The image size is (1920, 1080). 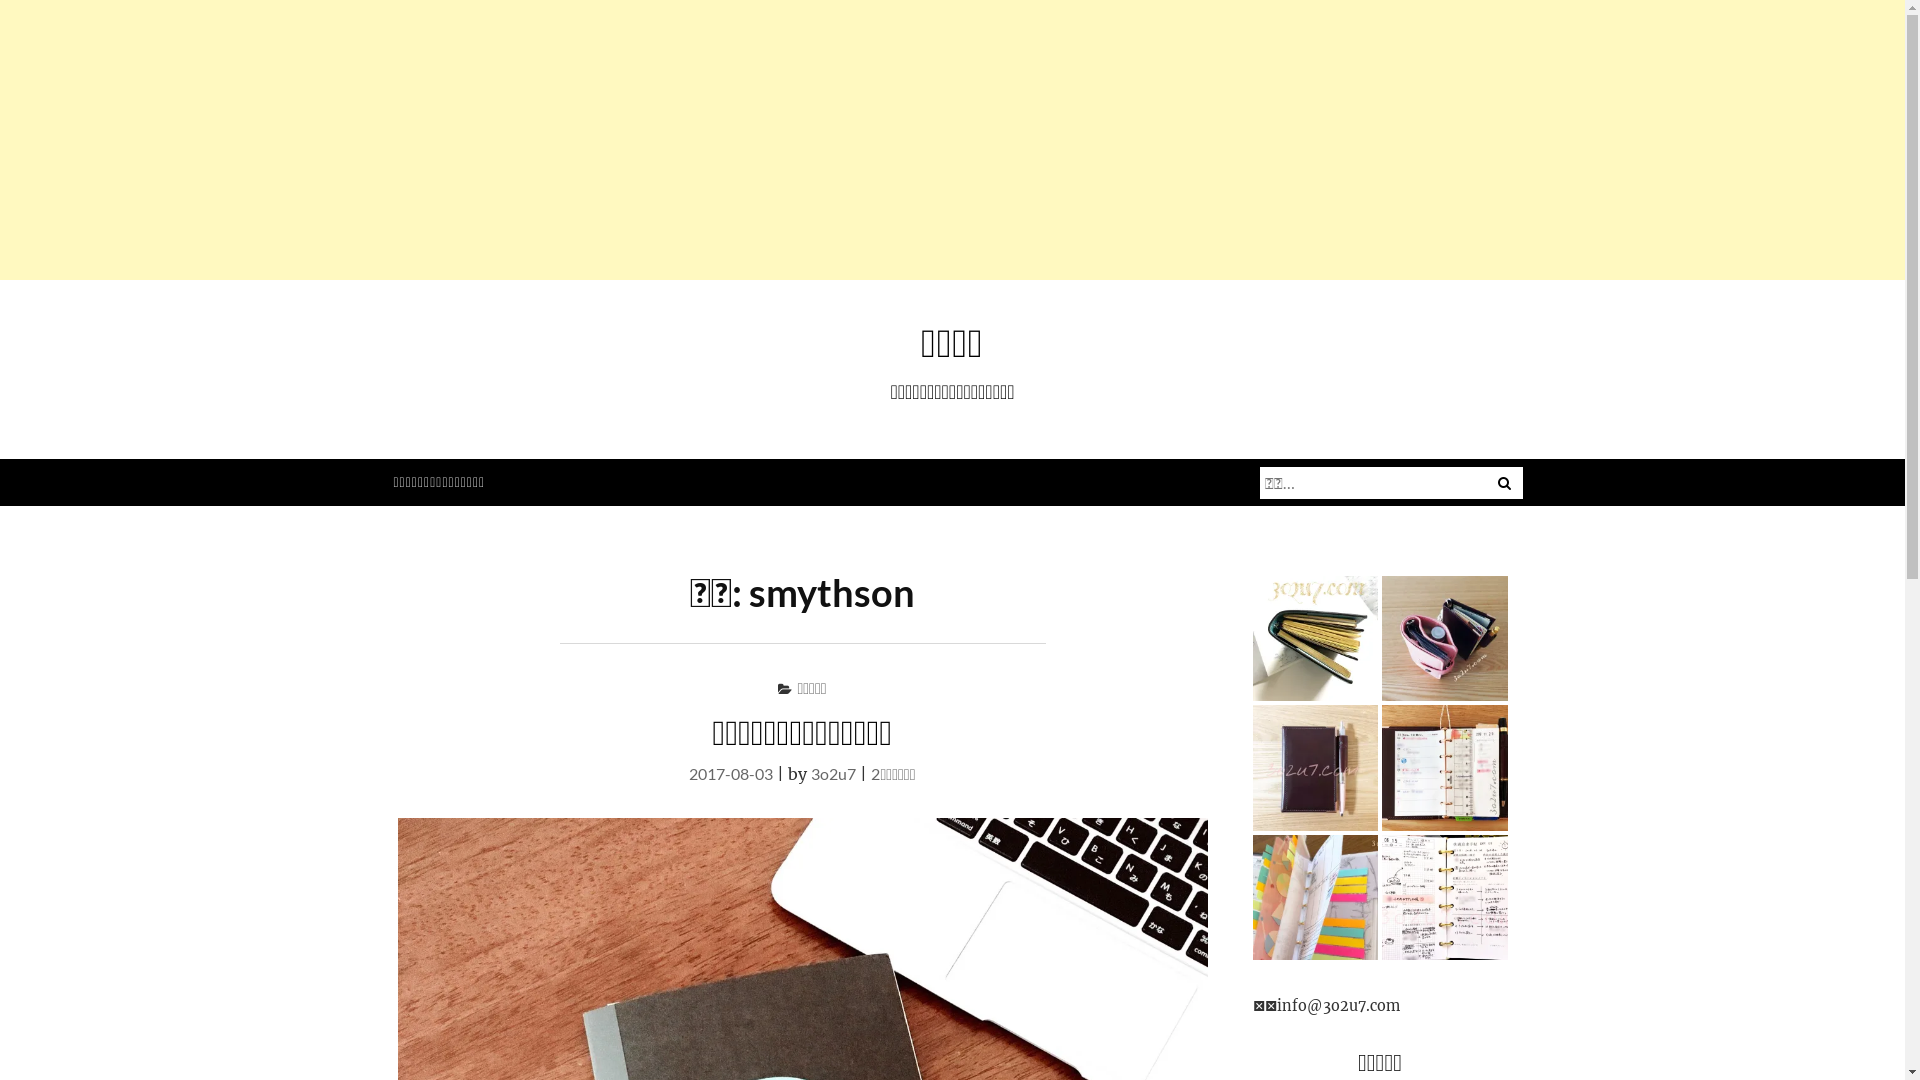 I want to click on '2017-08-03', so click(x=729, y=772).